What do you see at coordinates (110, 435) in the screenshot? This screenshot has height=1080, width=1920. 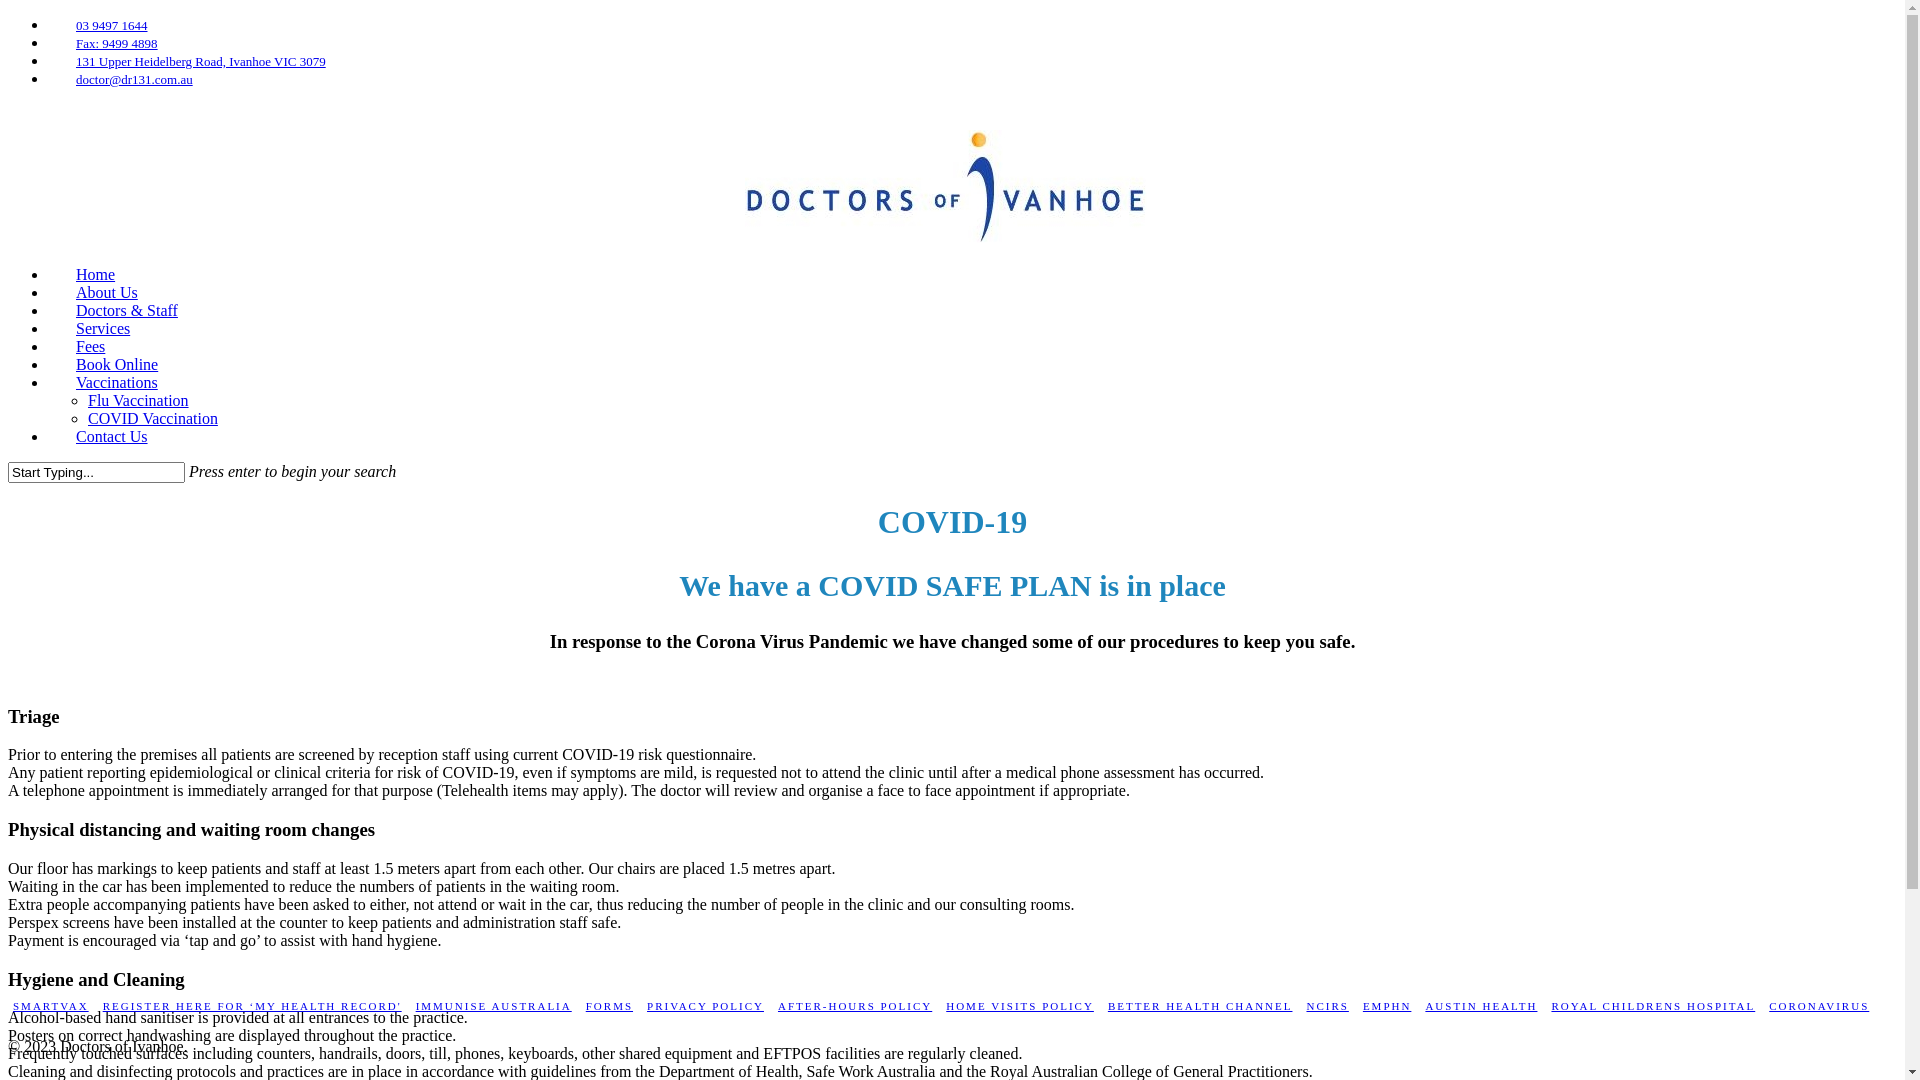 I see `'Contact Us'` at bounding box center [110, 435].